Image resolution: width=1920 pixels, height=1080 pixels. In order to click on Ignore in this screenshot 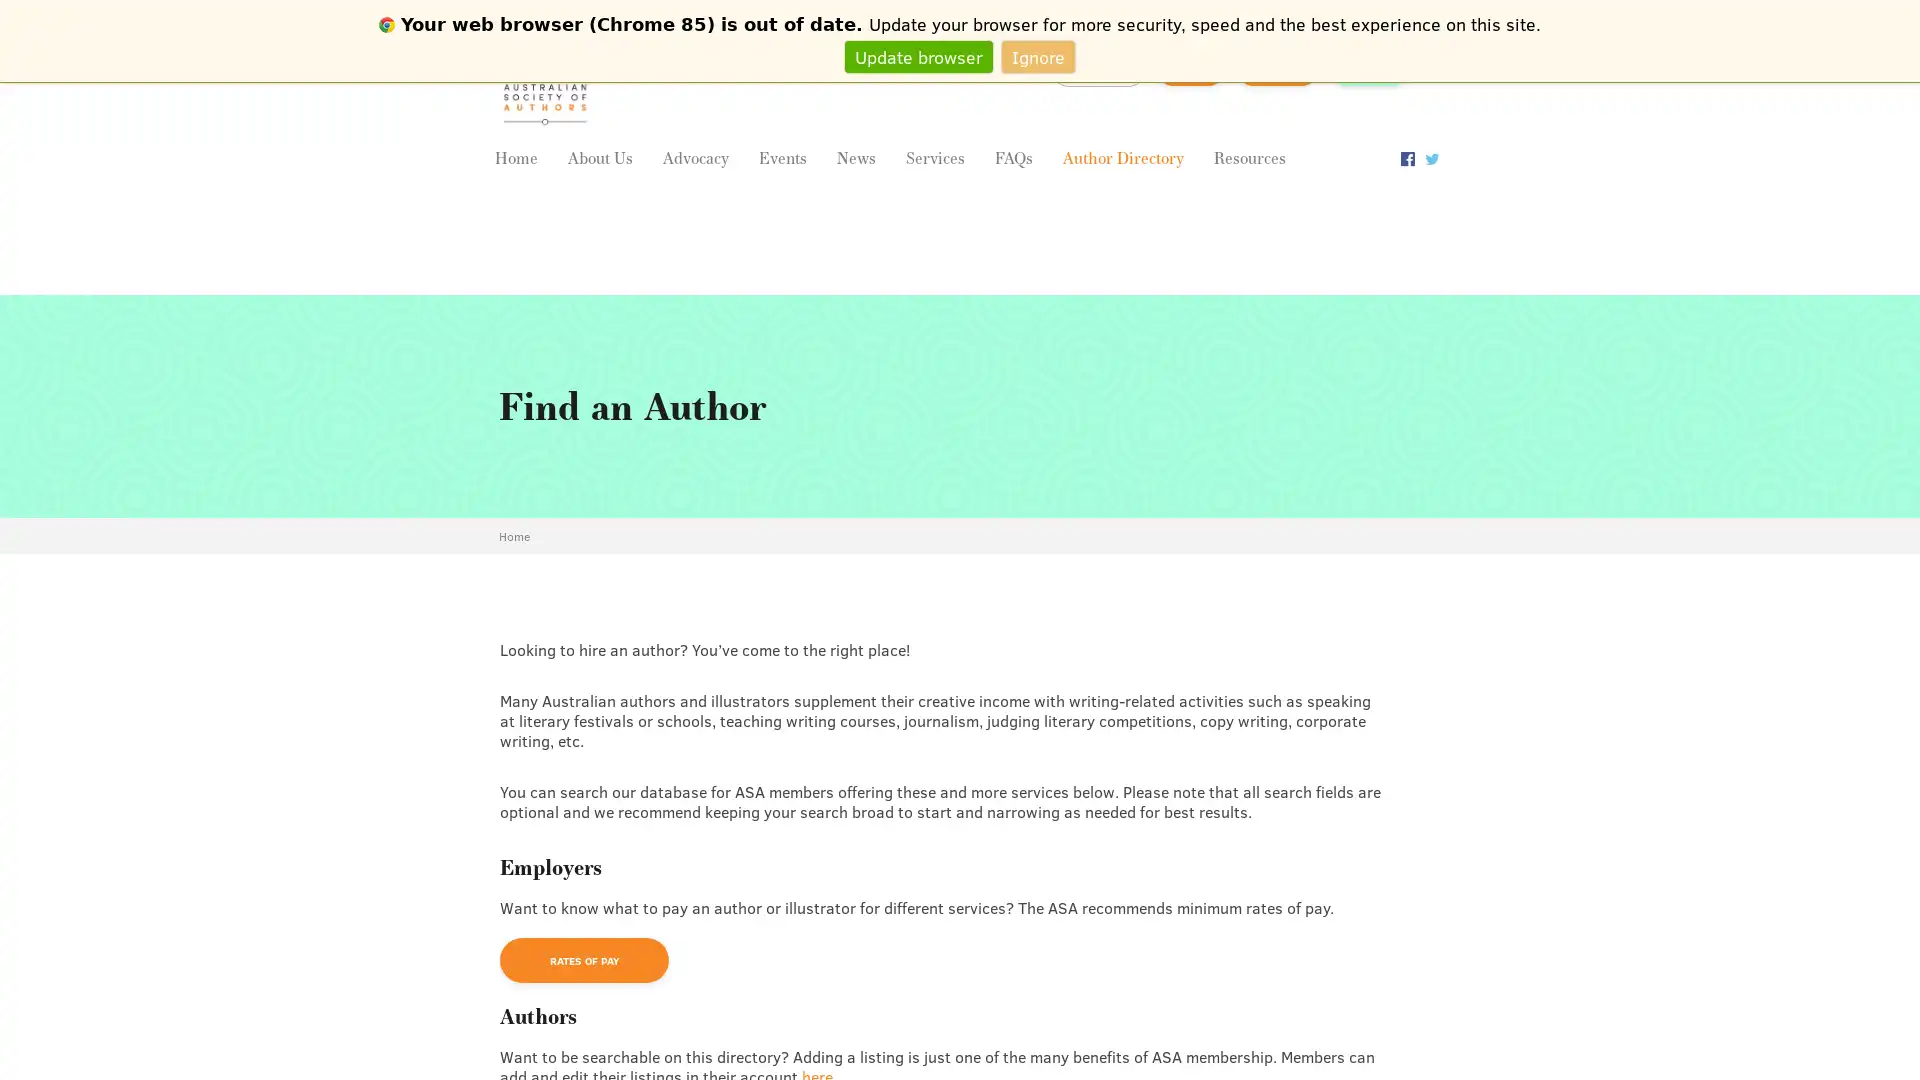, I will do `click(1038, 55)`.